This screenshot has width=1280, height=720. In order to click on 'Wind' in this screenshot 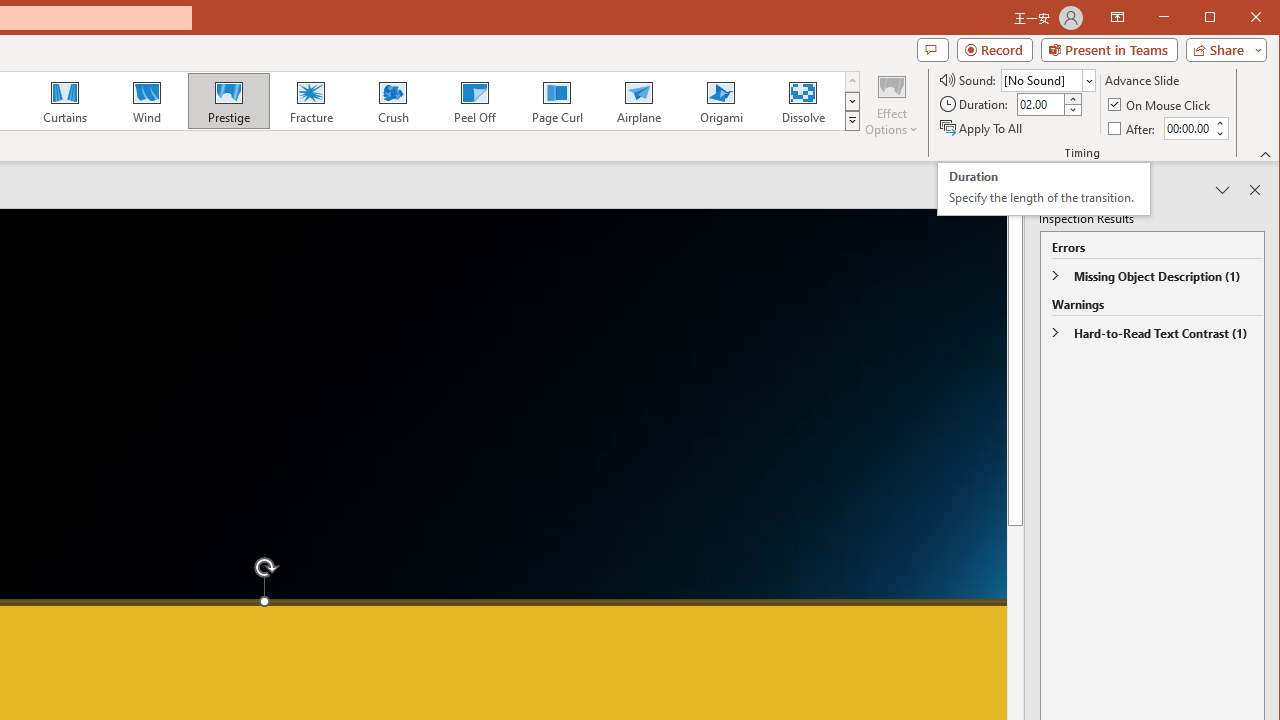, I will do `click(146, 100)`.